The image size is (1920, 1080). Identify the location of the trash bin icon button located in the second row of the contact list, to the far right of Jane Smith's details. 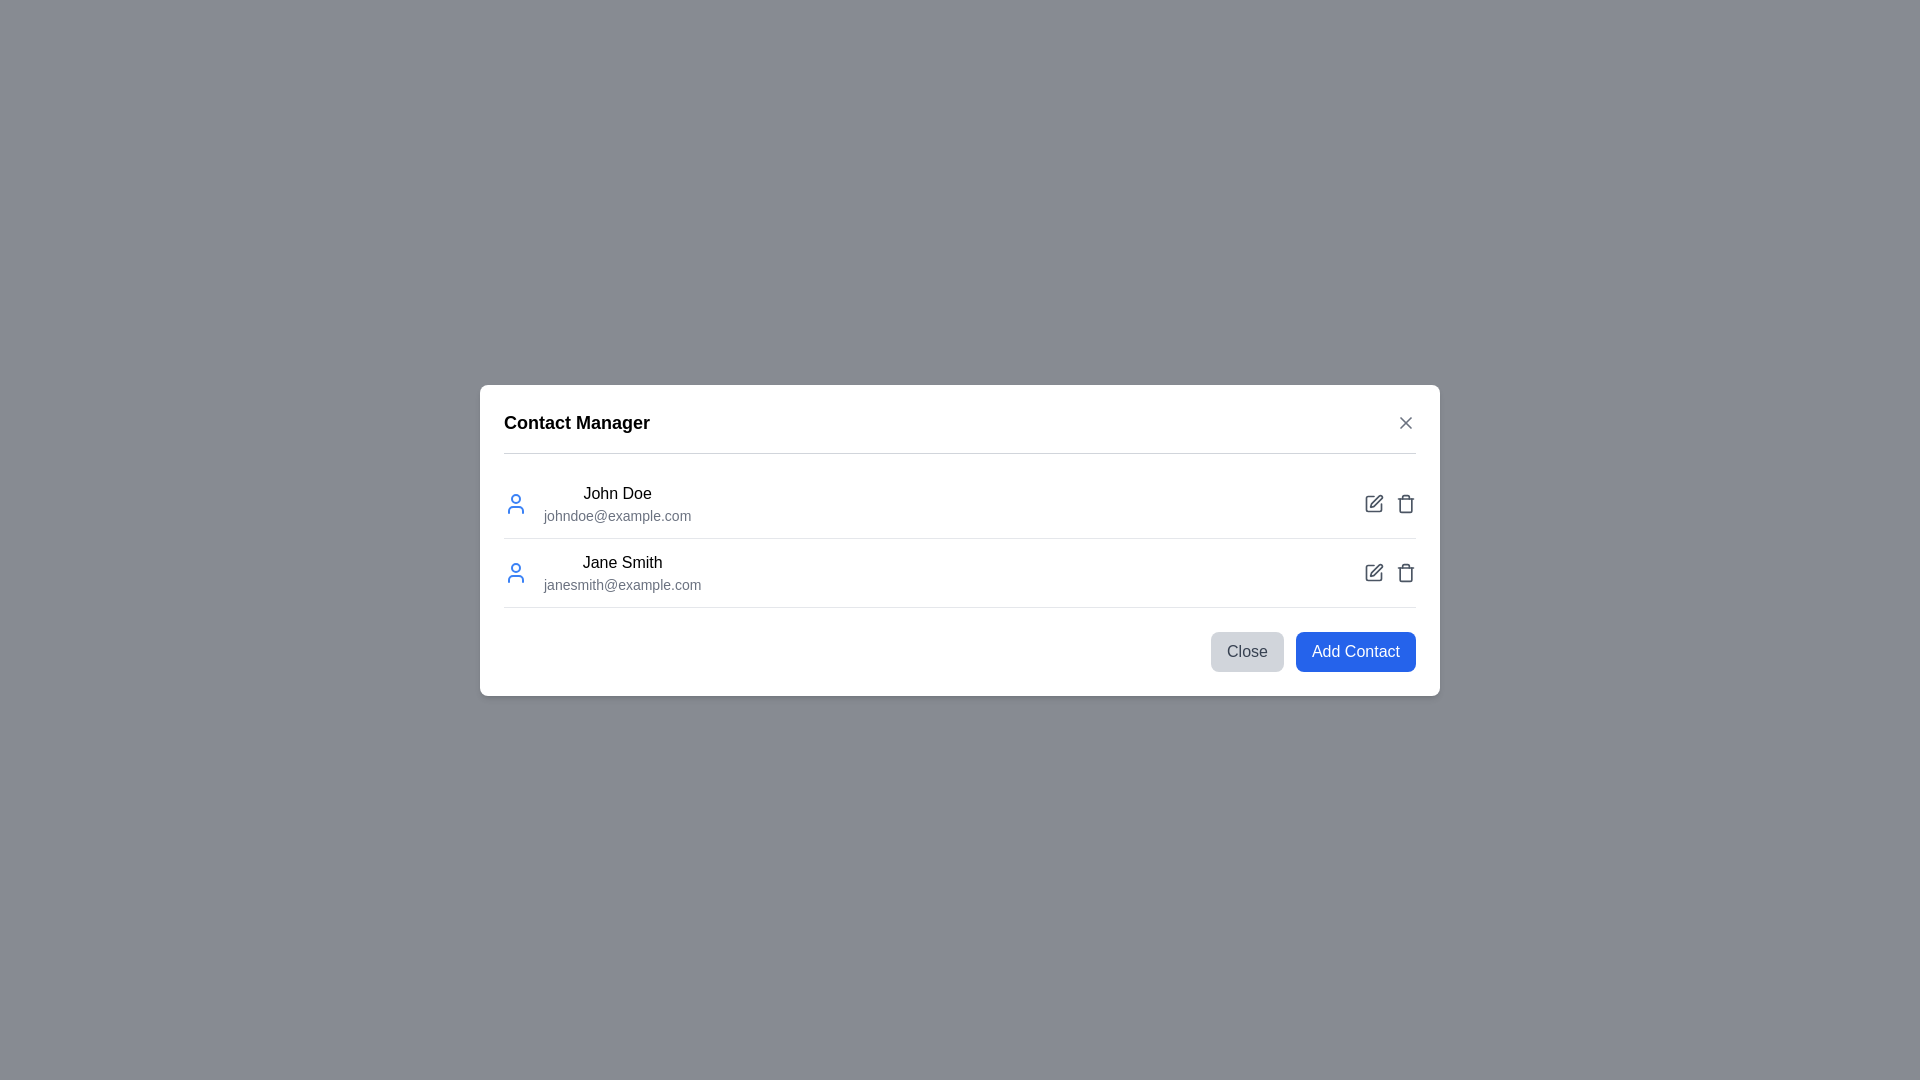
(1405, 502).